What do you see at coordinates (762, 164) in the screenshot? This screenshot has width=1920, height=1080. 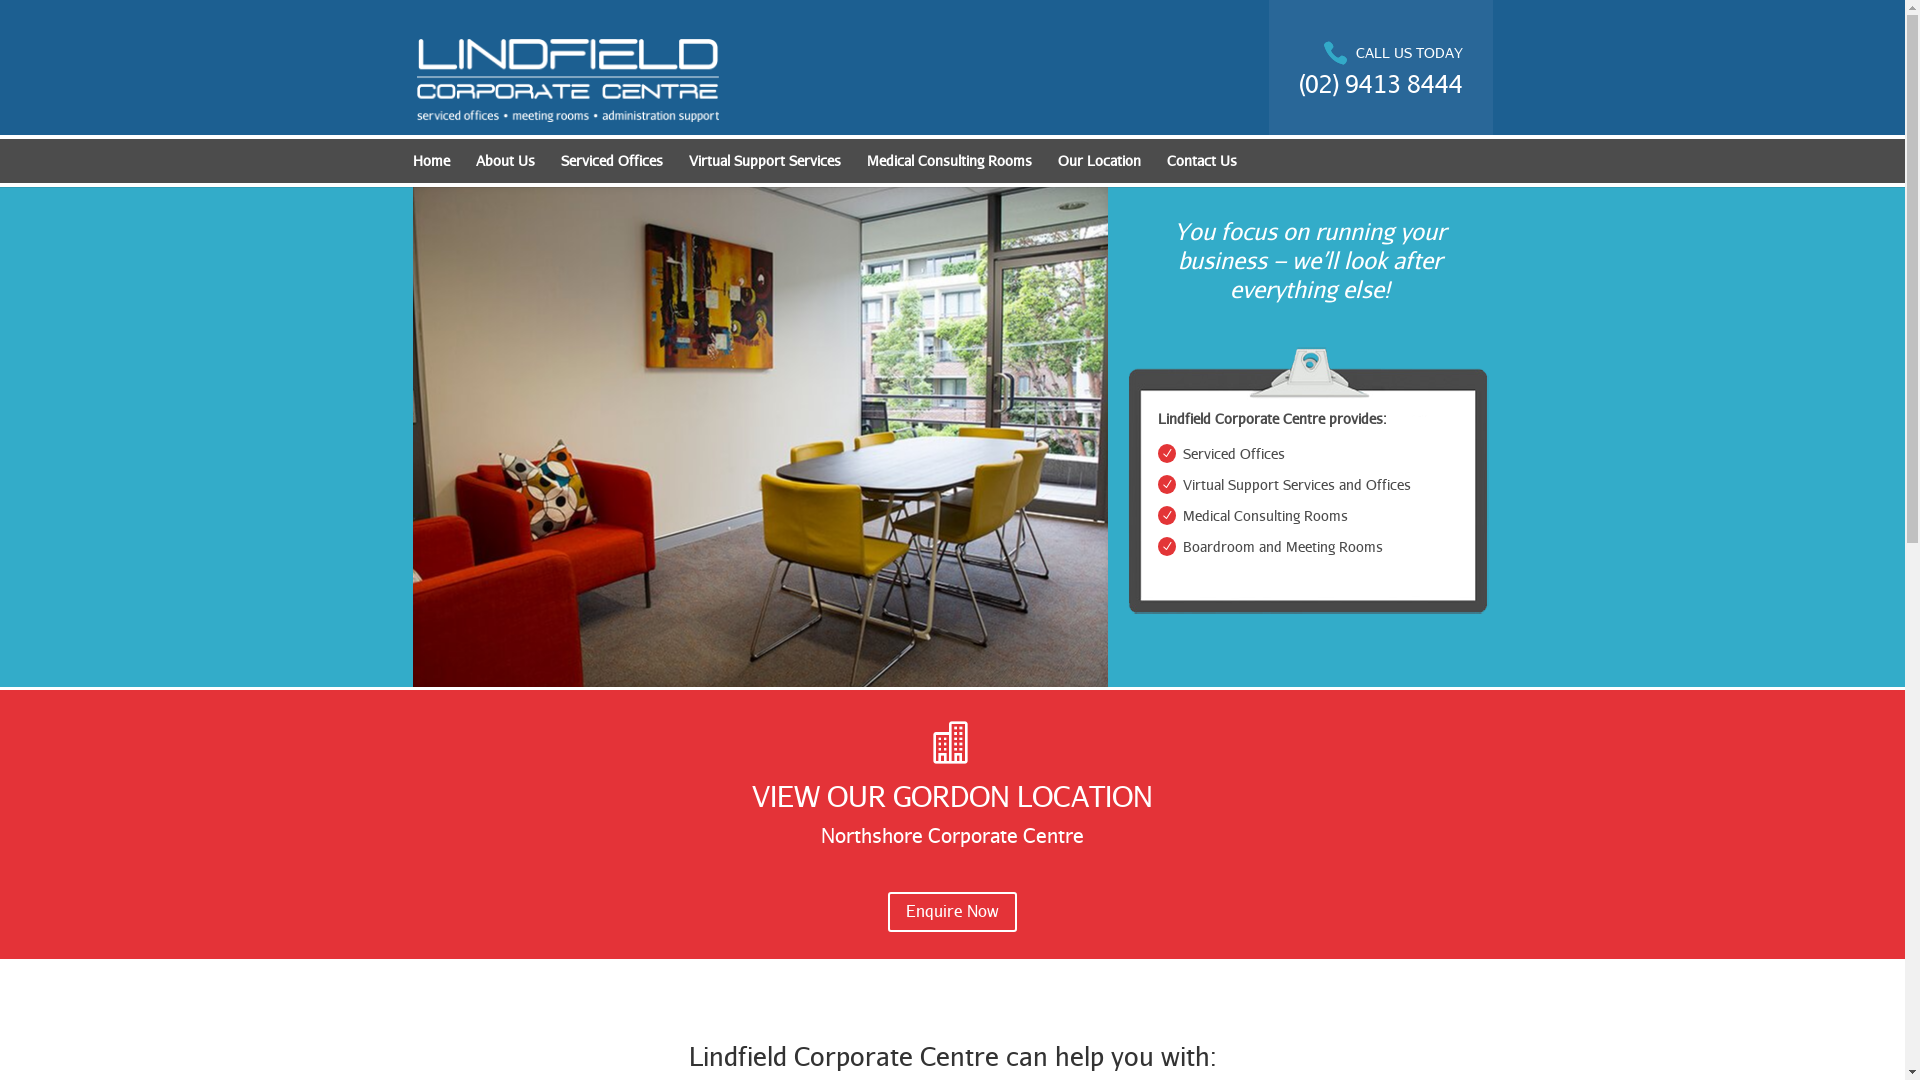 I see `'Virtual Support Services'` at bounding box center [762, 164].